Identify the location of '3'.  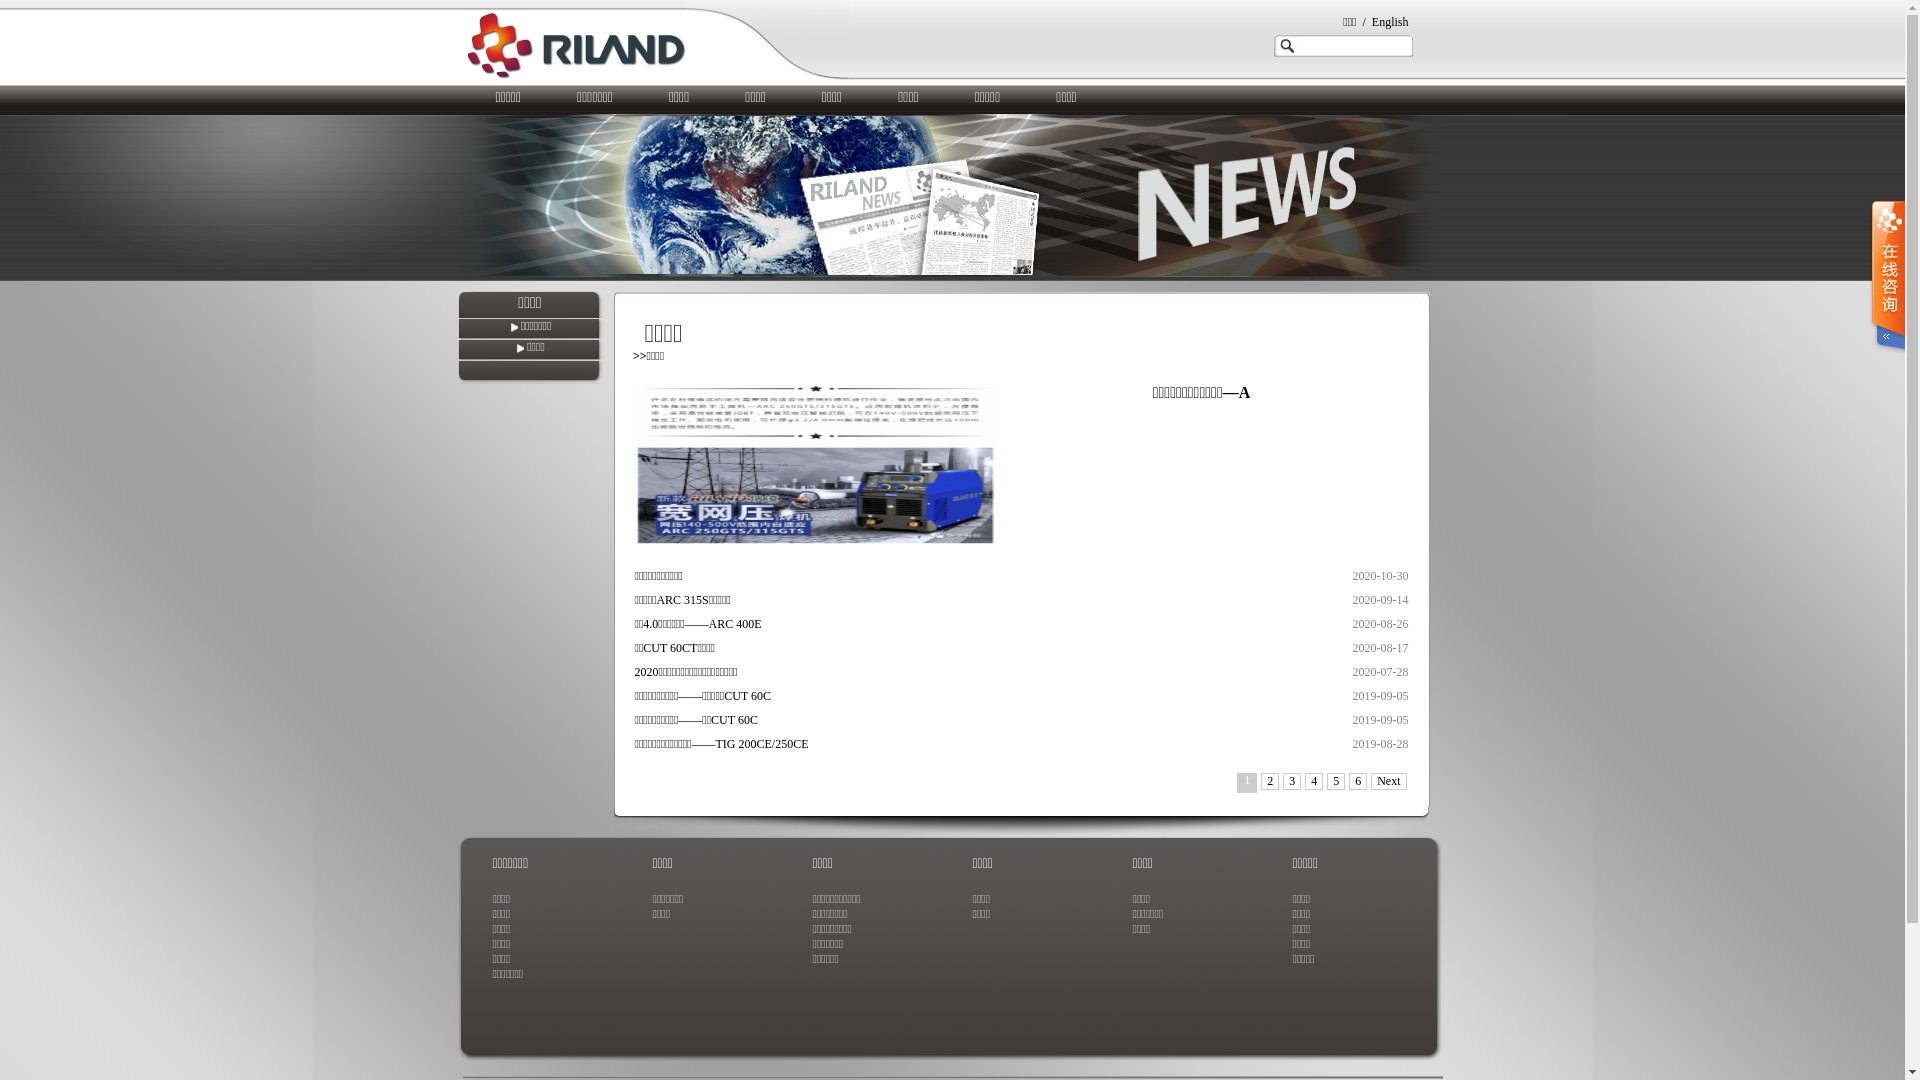
(1291, 780).